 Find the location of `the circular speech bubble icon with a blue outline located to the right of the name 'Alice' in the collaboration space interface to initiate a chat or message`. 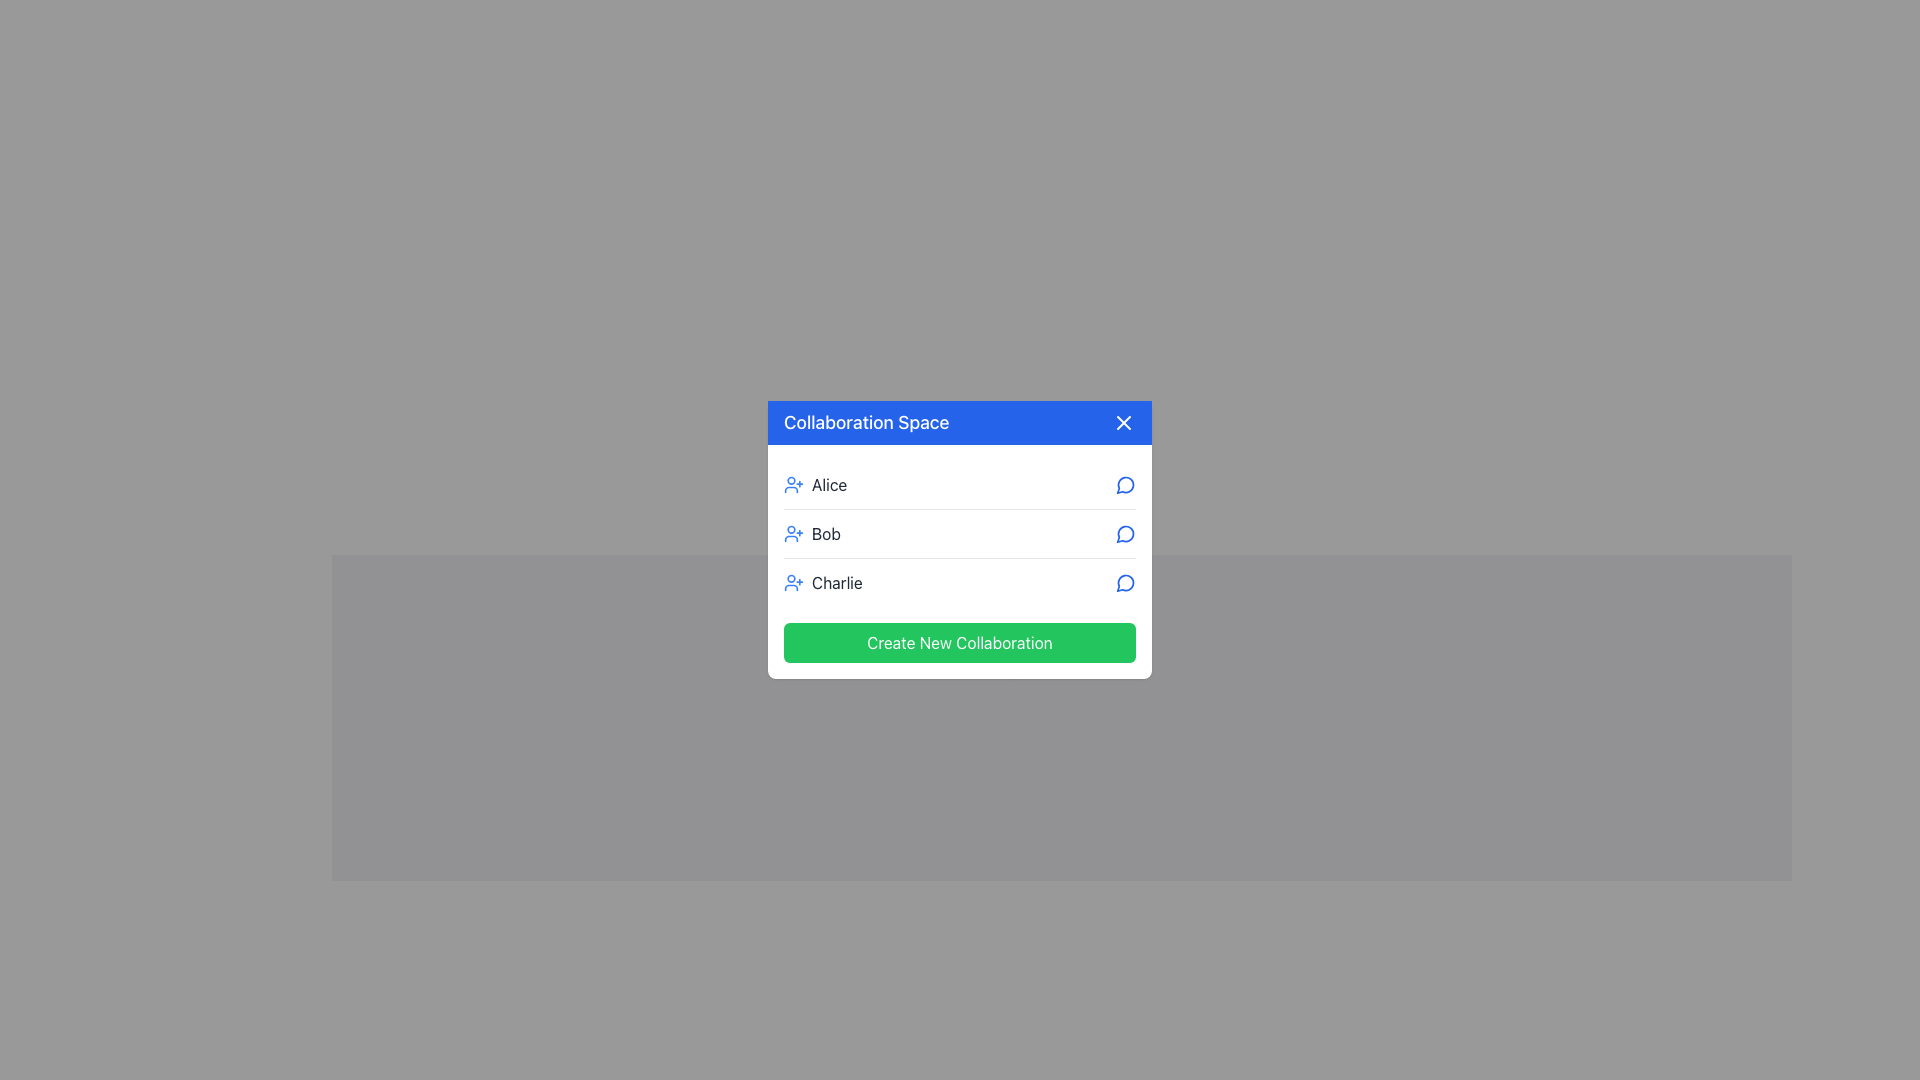

the circular speech bubble icon with a blue outline located to the right of the name 'Alice' in the collaboration space interface to initiate a chat or message is located at coordinates (1126, 485).